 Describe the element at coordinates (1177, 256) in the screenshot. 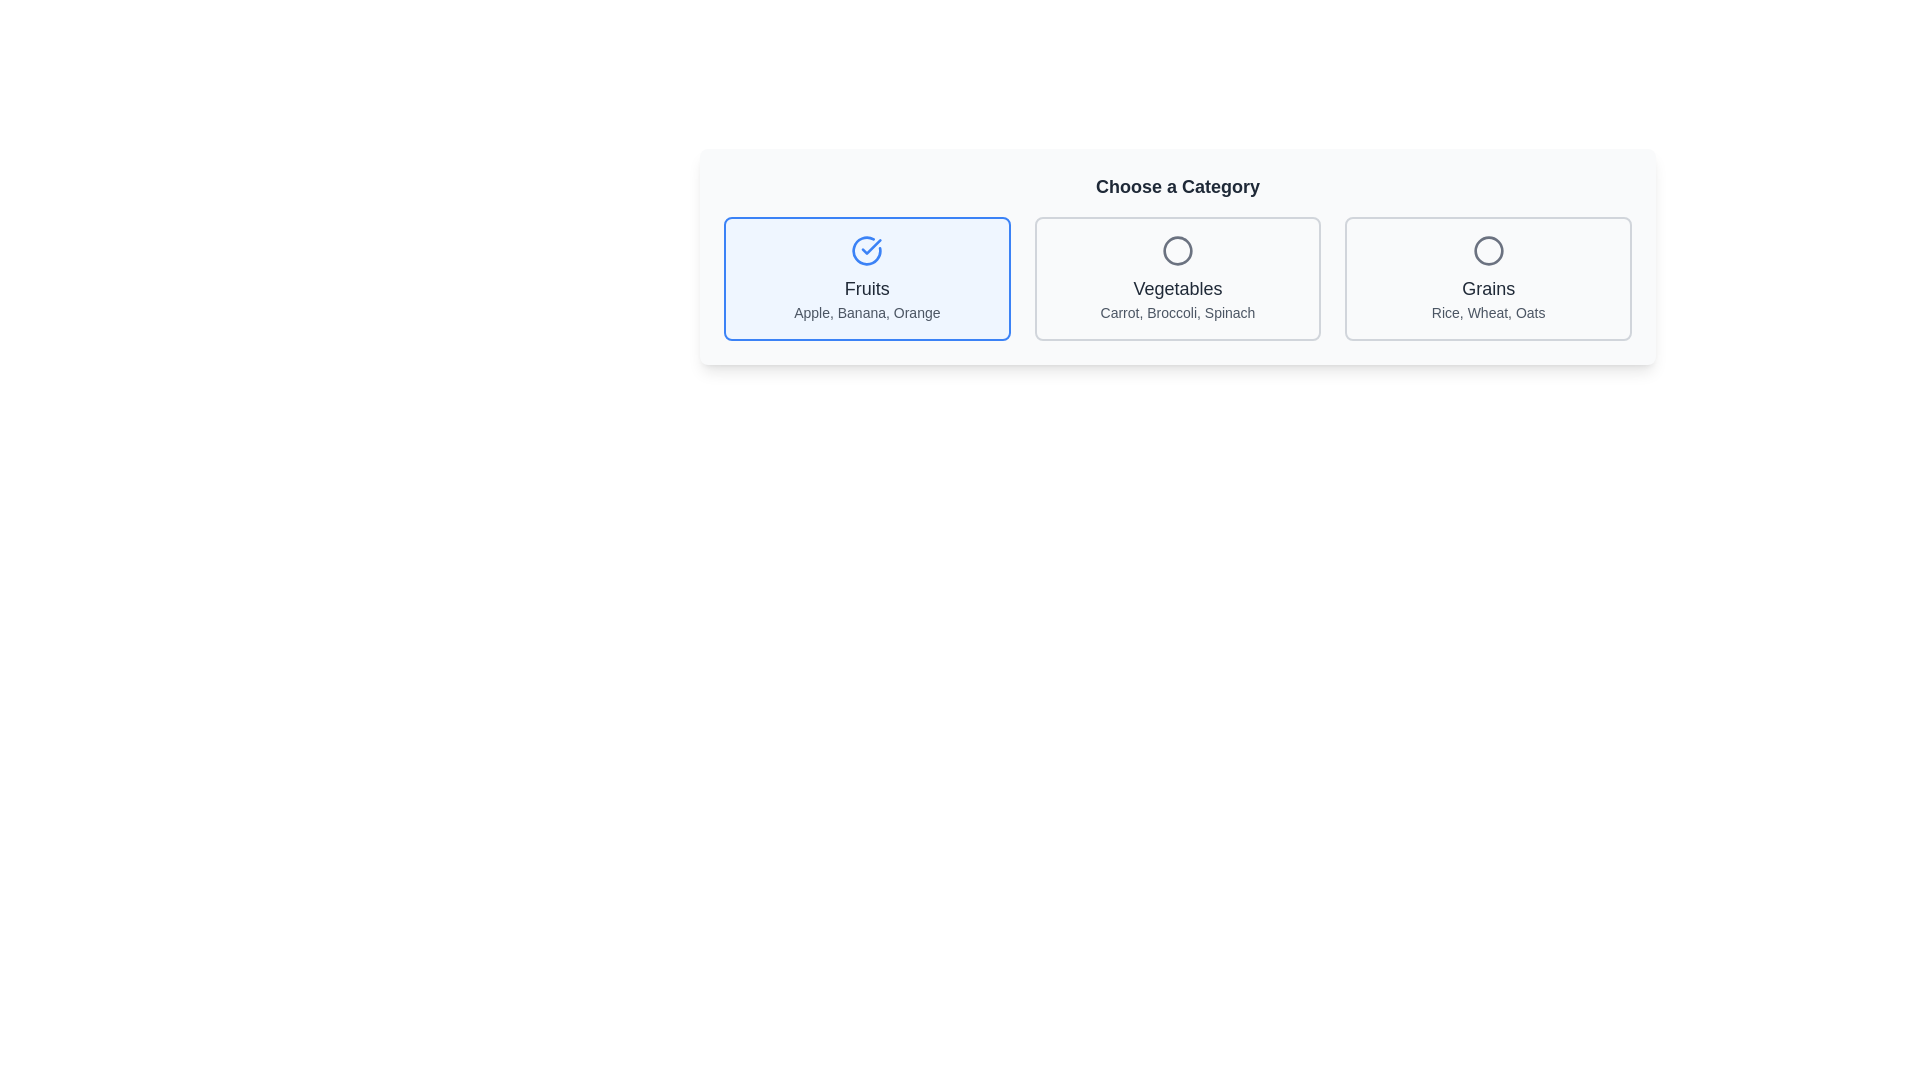

I see `the 'Vegetables' category selection card, which is a card-like box with a gray background, featuring a circular icon at the top and the text 'Vegetables' in bold below it` at that location.